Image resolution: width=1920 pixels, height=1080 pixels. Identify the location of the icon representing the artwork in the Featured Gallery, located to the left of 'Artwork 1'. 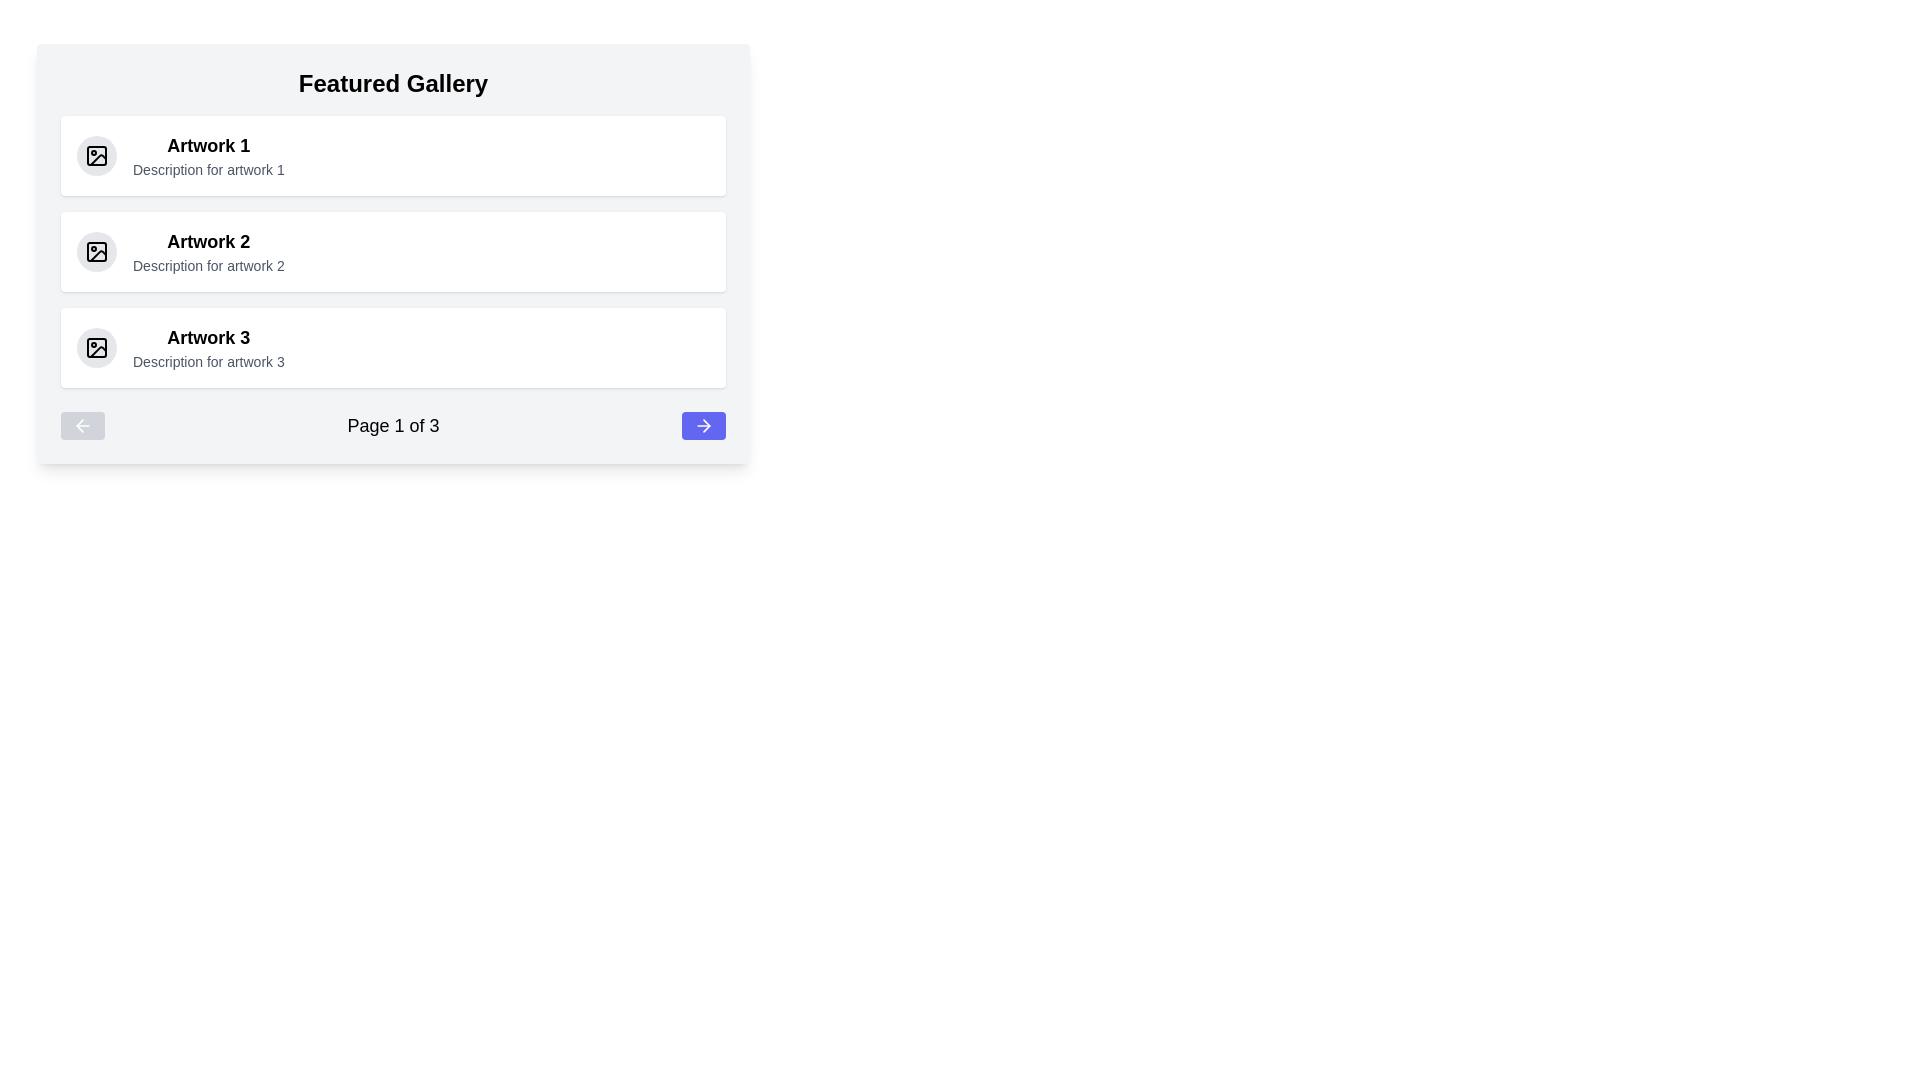
(95, 154).